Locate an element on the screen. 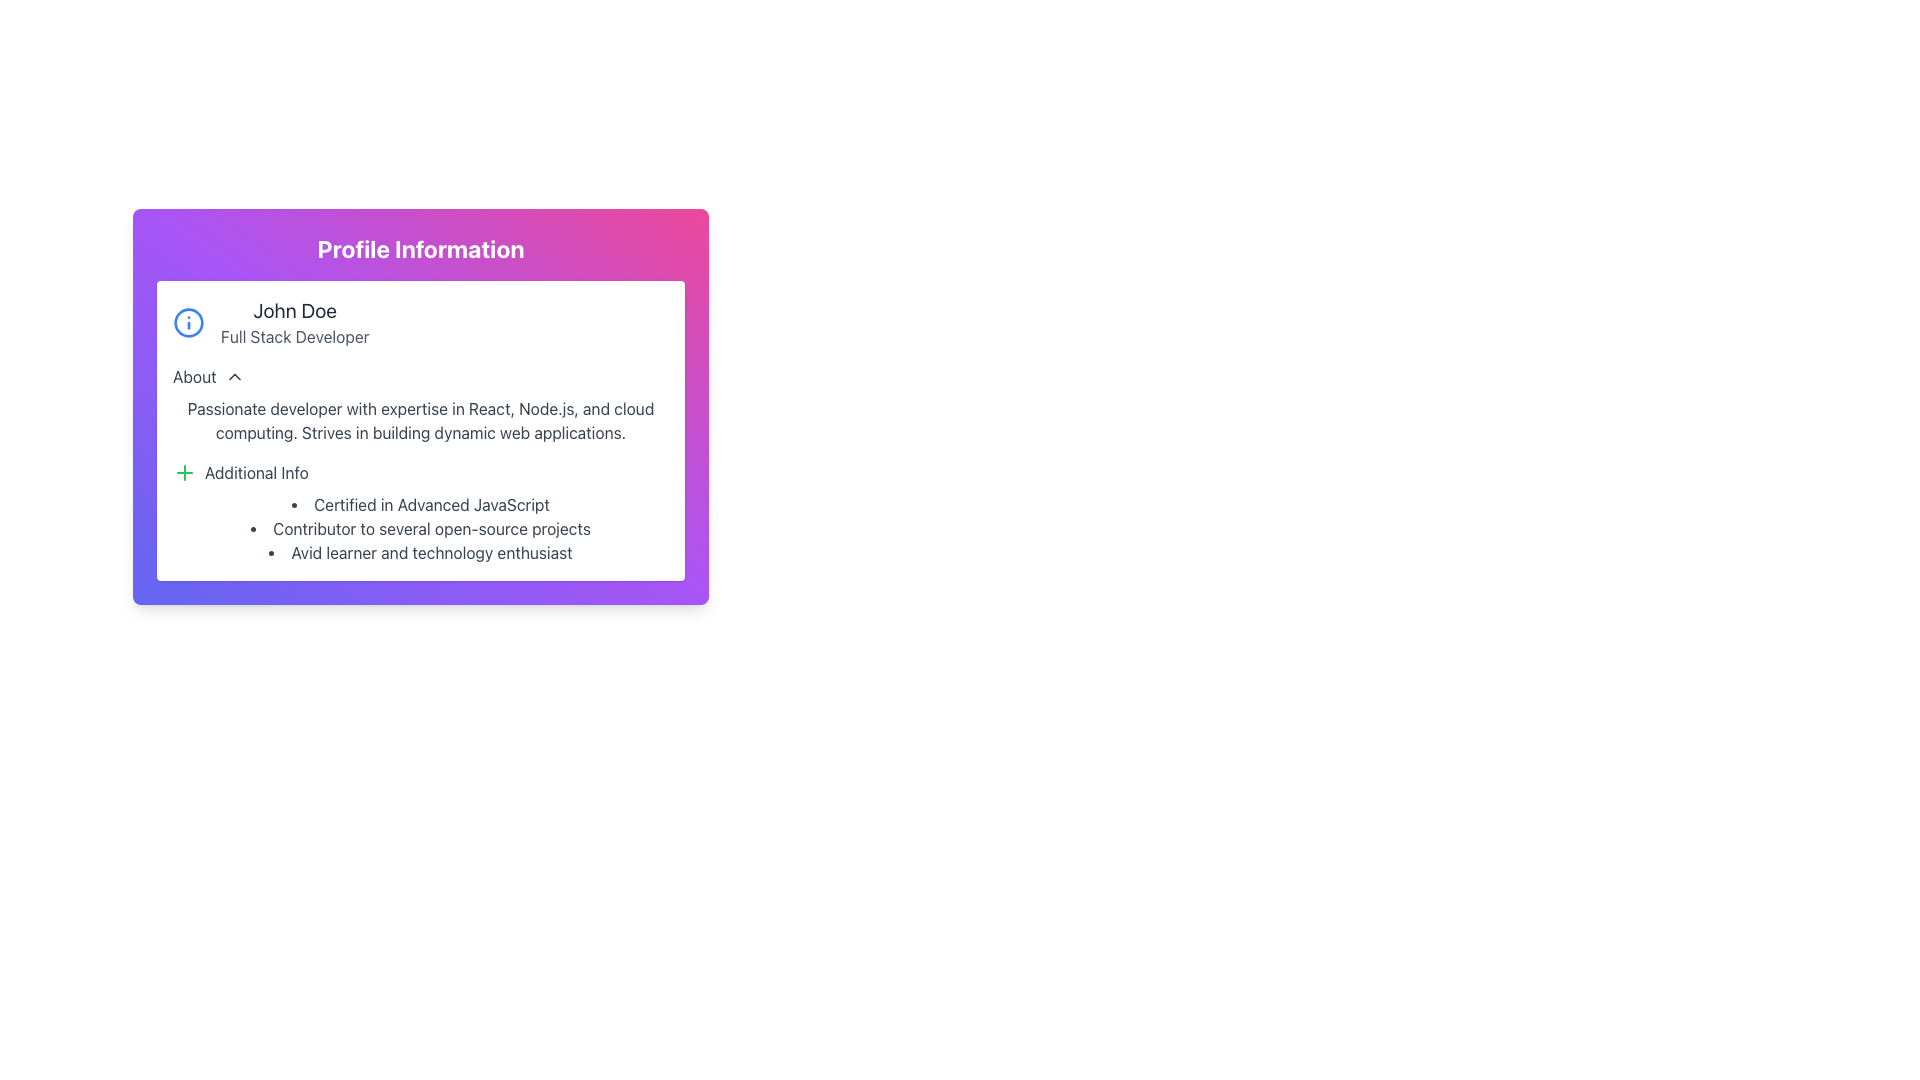 Image resolution: width=1920 pixels, height=1080 pixels. the interactive elements contained within the Informational Card that summarizes a user's profile, including their name, professional title, skills, and additional notes is located at coordinates (420, 406).